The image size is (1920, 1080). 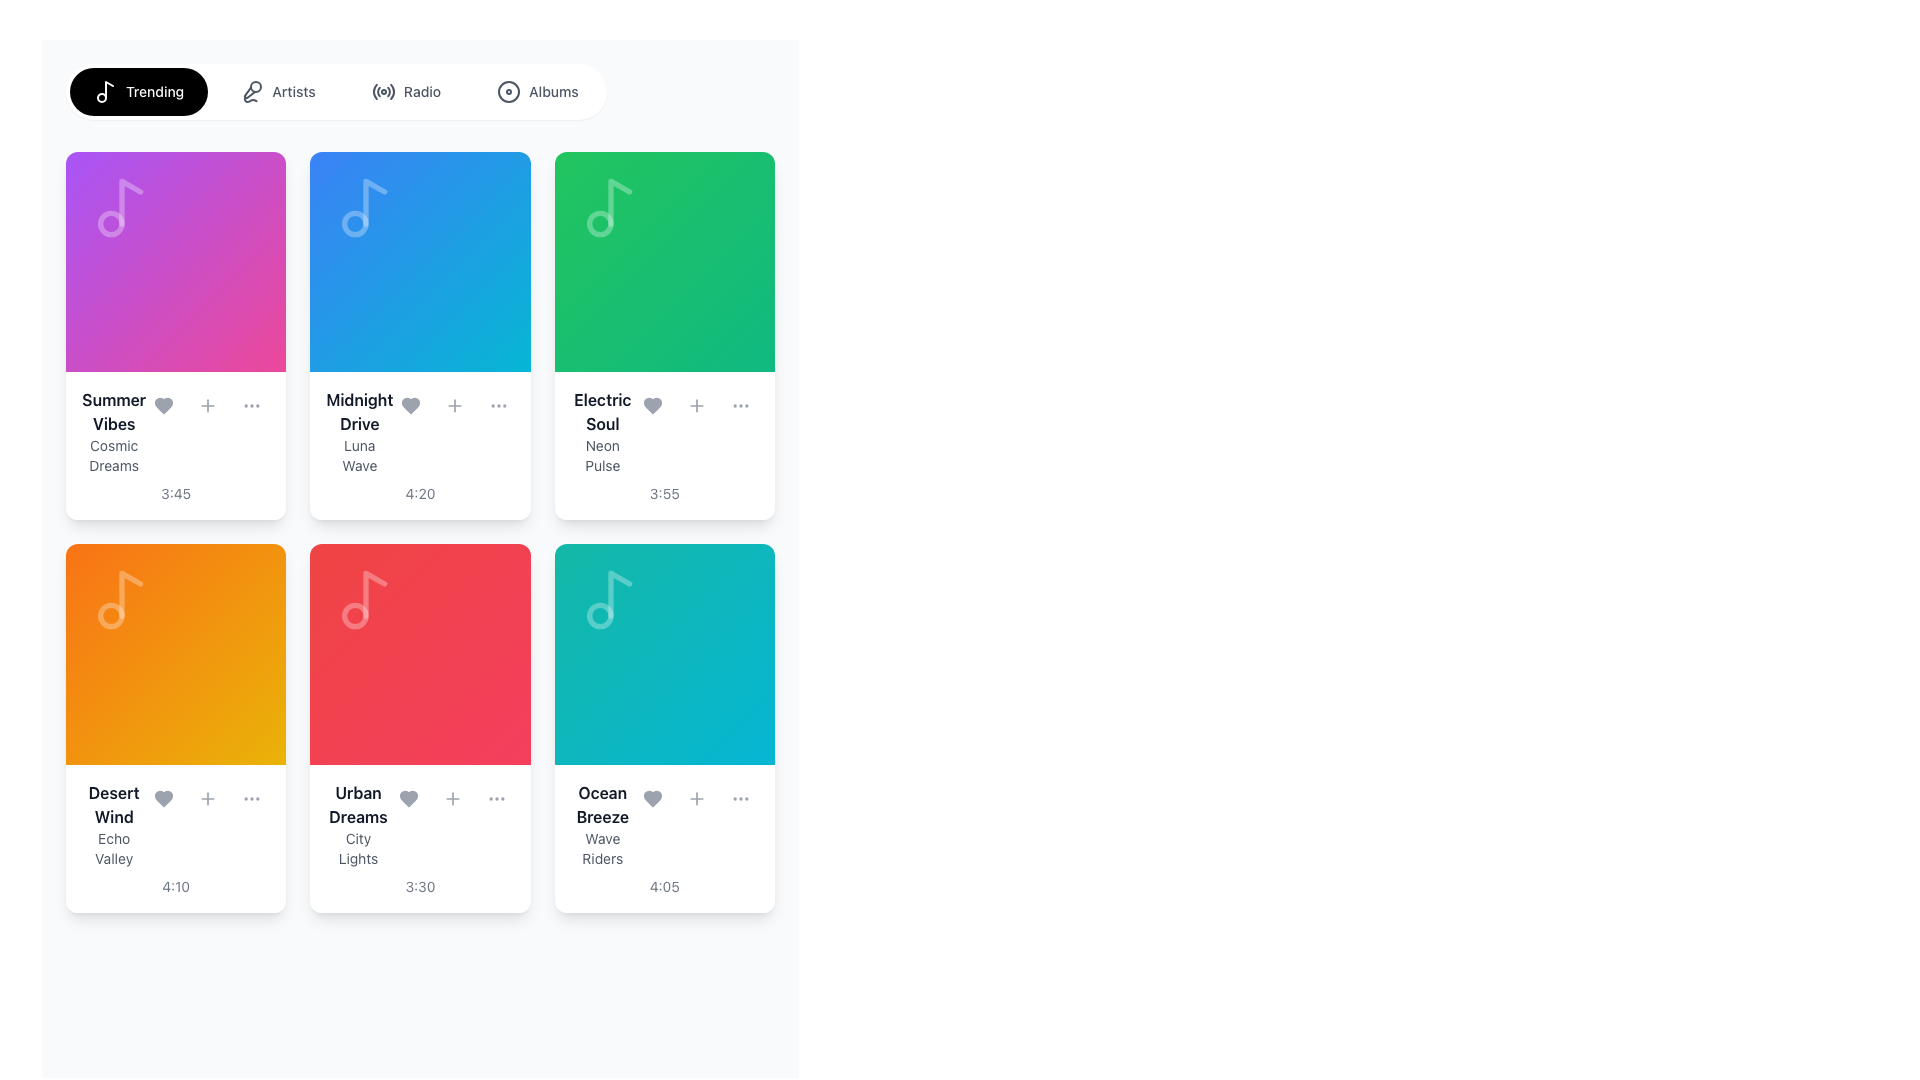 What do you see at coordinates (696, 797) in the screenshot?
I see `the 'Add' button located at the bottom-right corner of the 'Ocean Breeze' card in the fourth column and second row of the grid layout` at bounding box center [696, 797].